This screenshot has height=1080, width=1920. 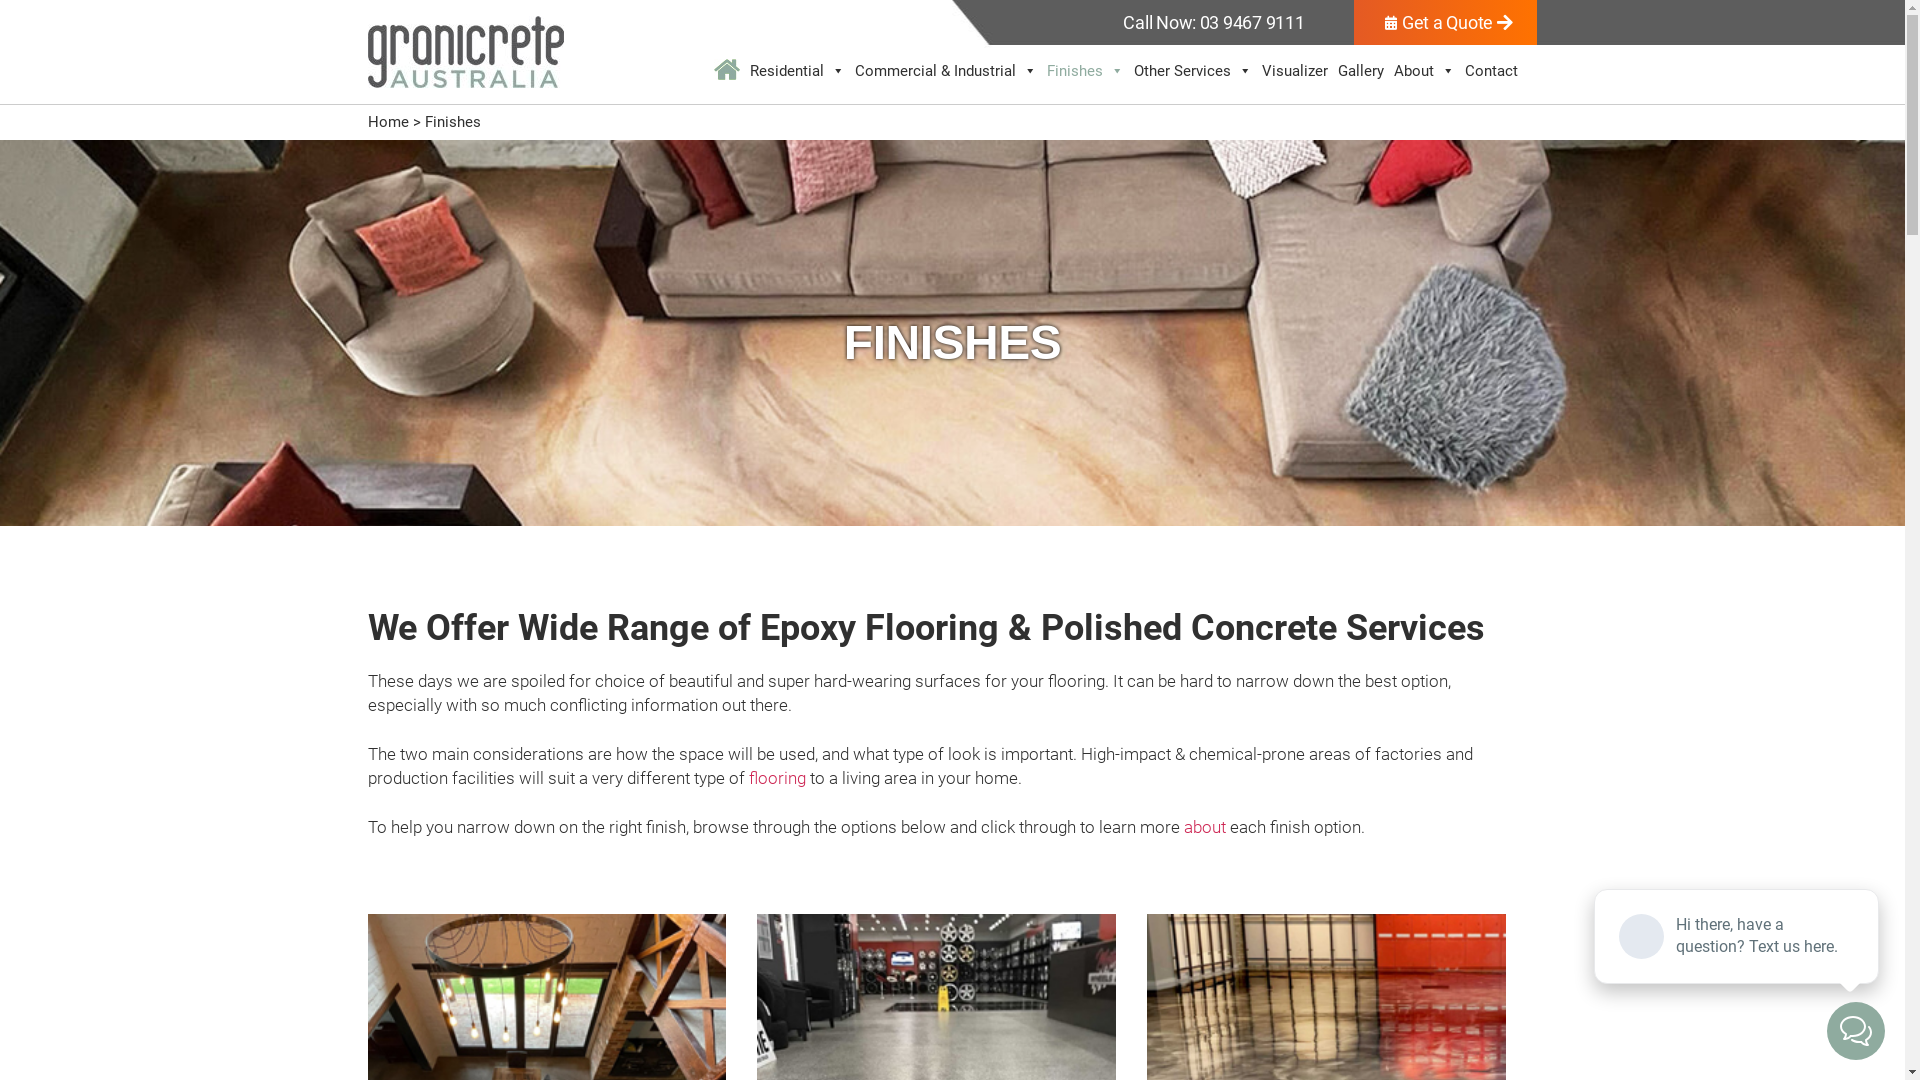 What do you see at coordinates (1203, 826) in the screenshot?
I see `'about'` at bounding box center [1203, 826].